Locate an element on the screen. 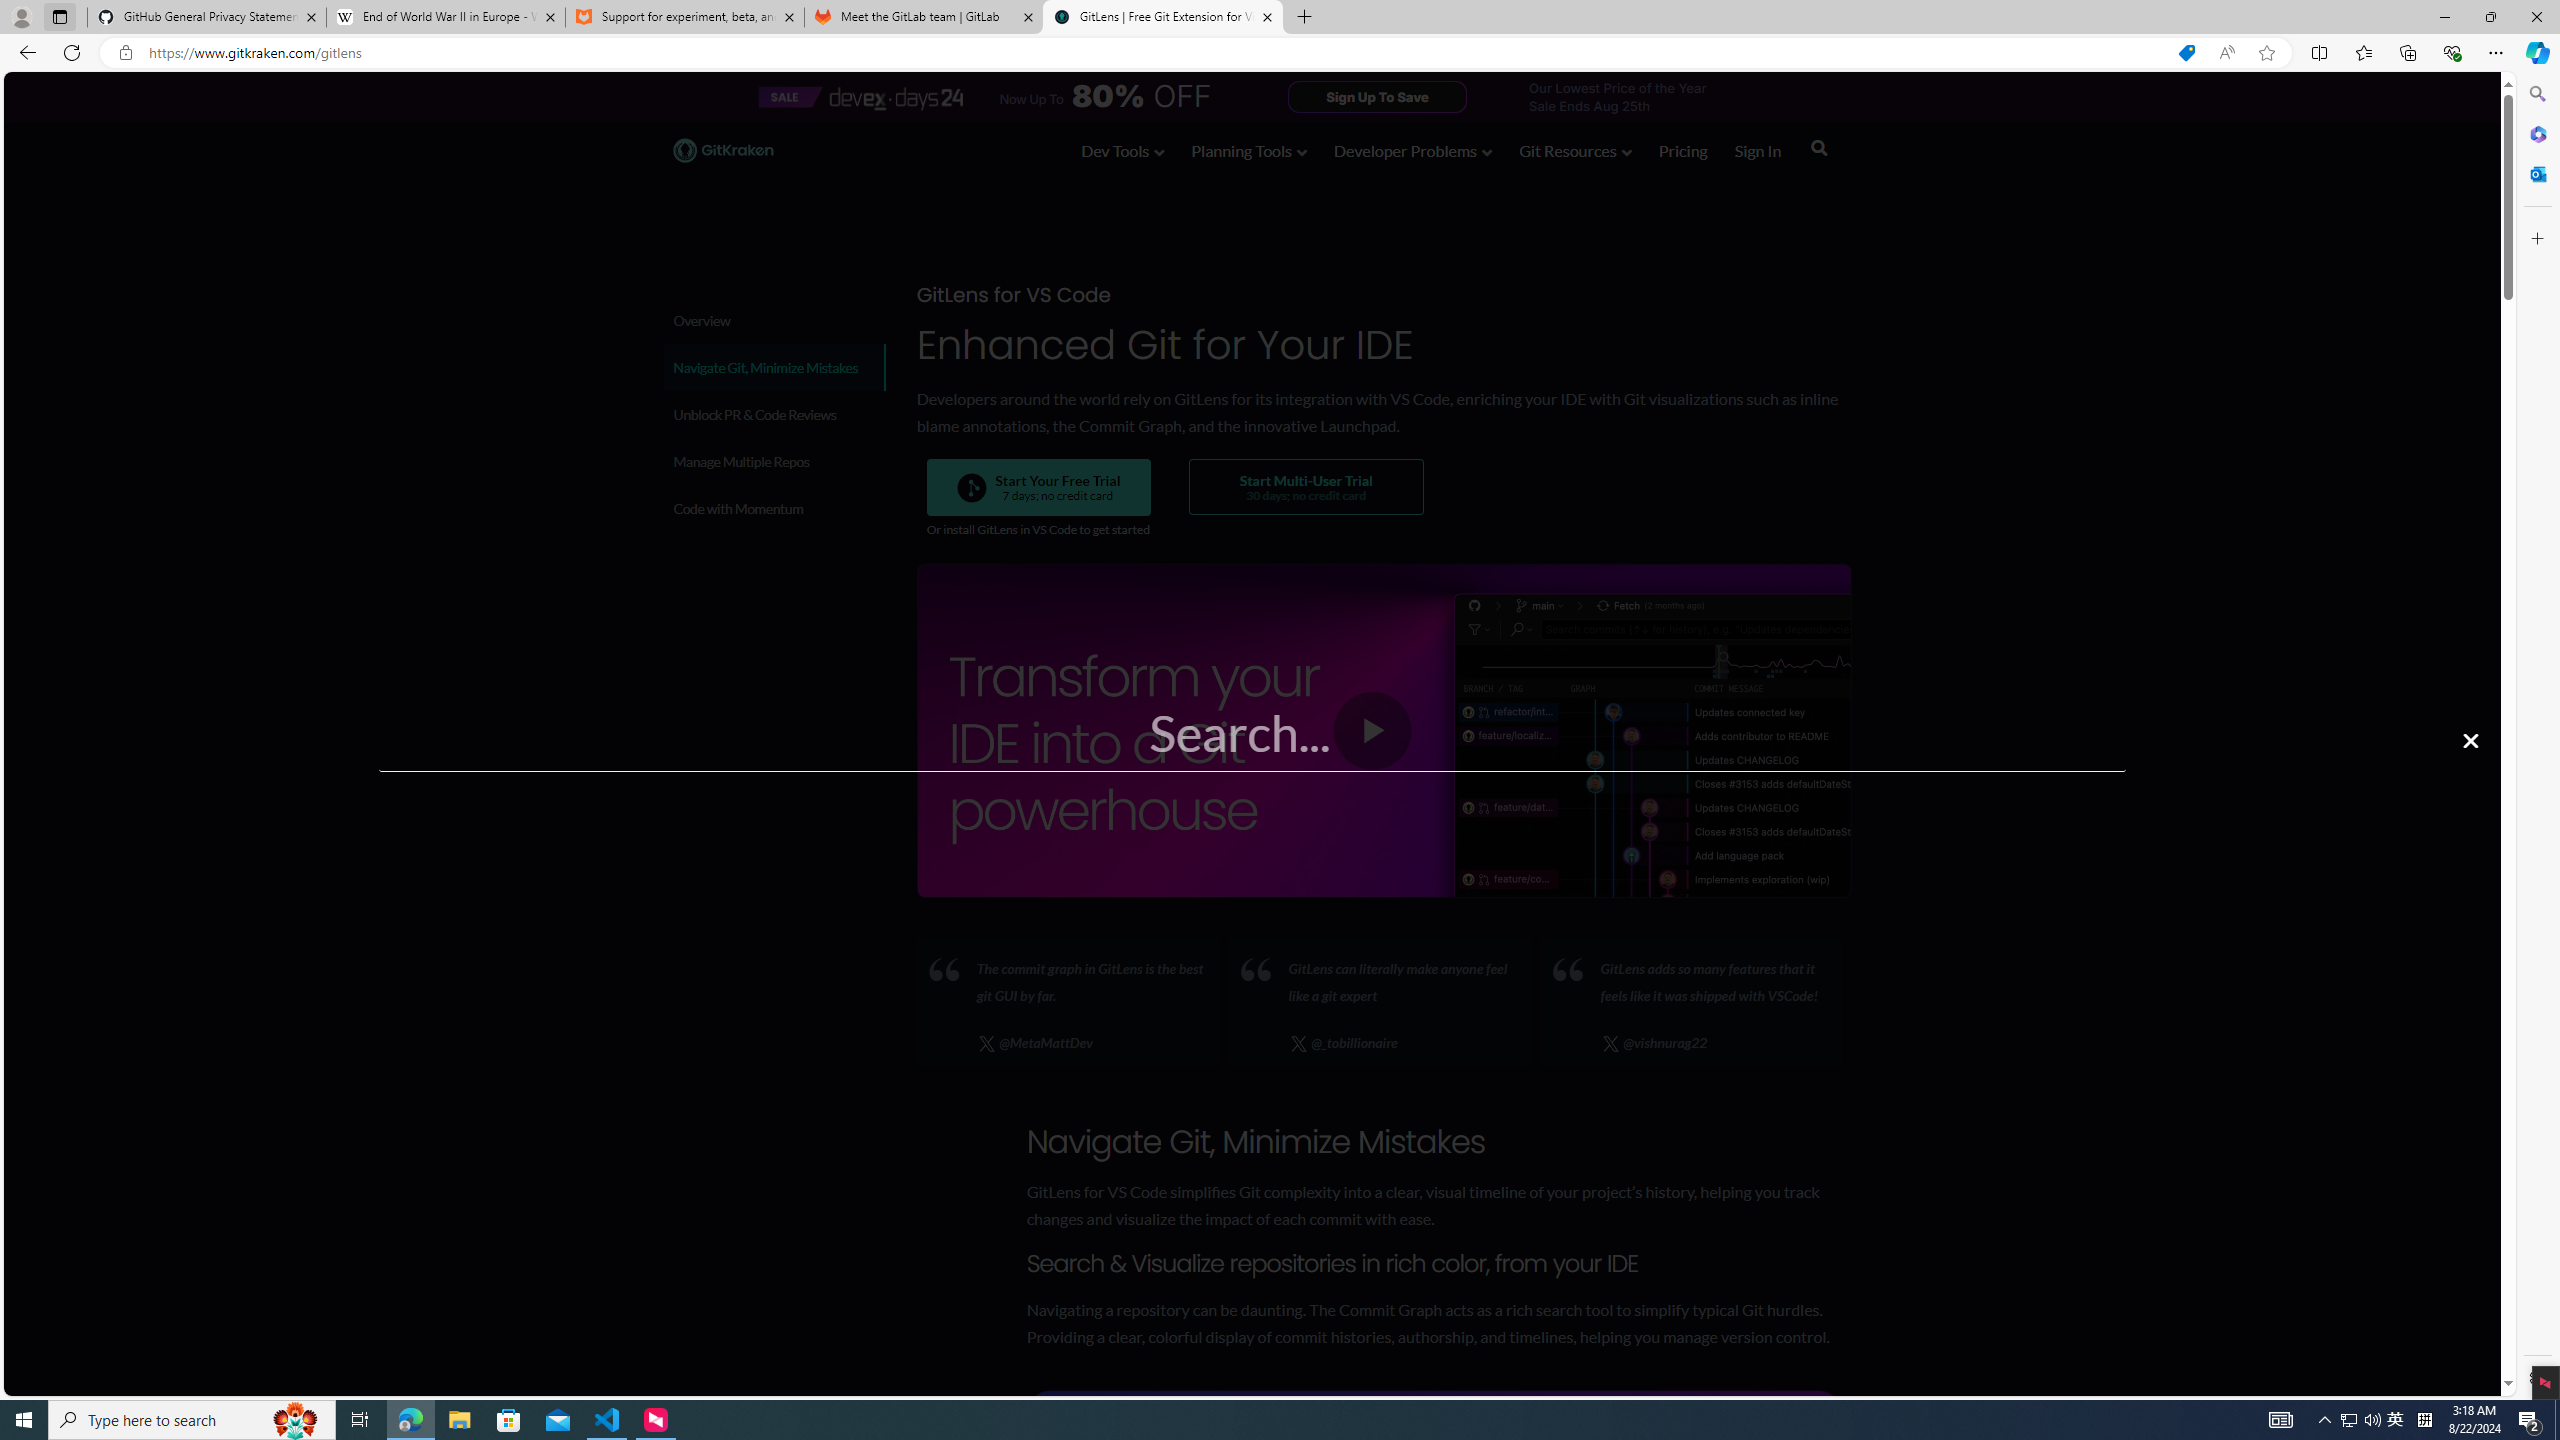 The width and height of the screenshot is (2560, 1440). 'Sign Up To Save' is located at coordinates (1377, 95).